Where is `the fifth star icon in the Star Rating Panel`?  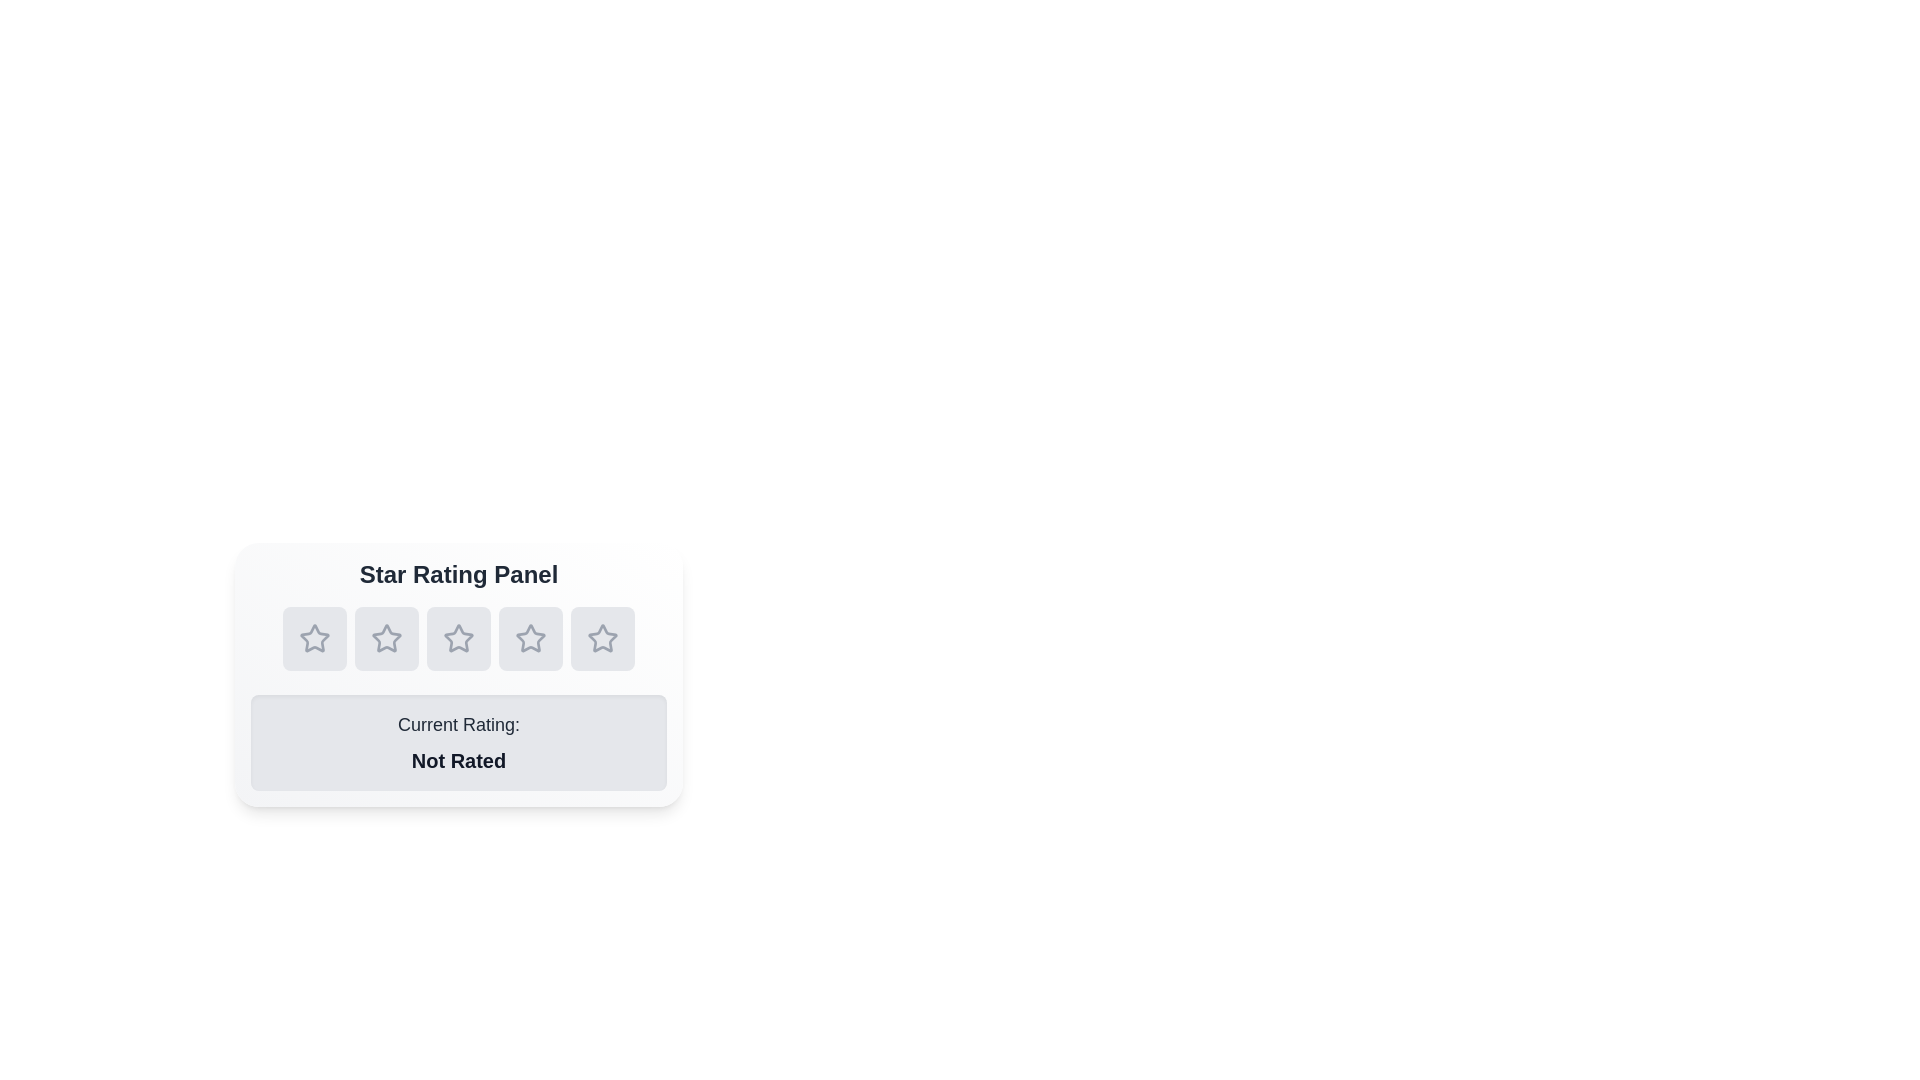
the fifth star icon in the Star Rating Panel is located at coordinates (602, 639).